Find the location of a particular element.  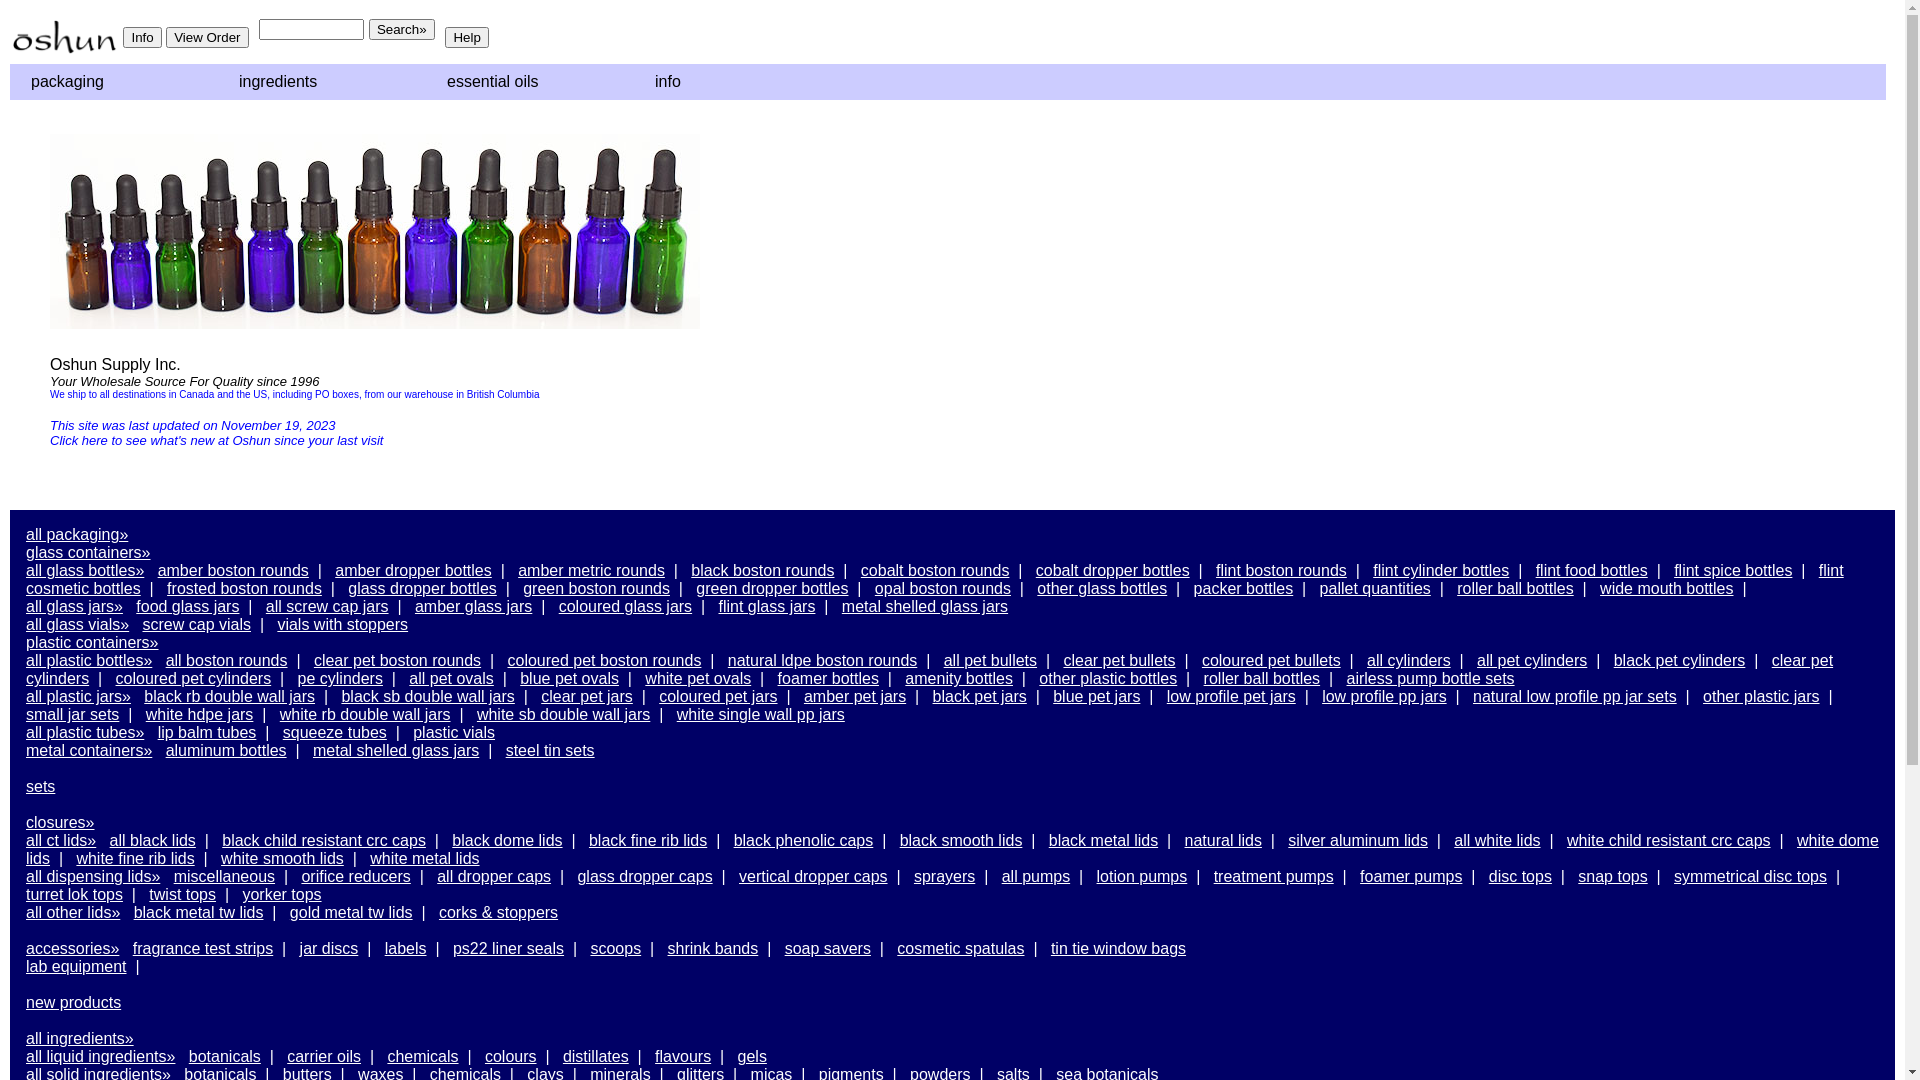

'black phenolic caps' is located at coordinates (803, 840).